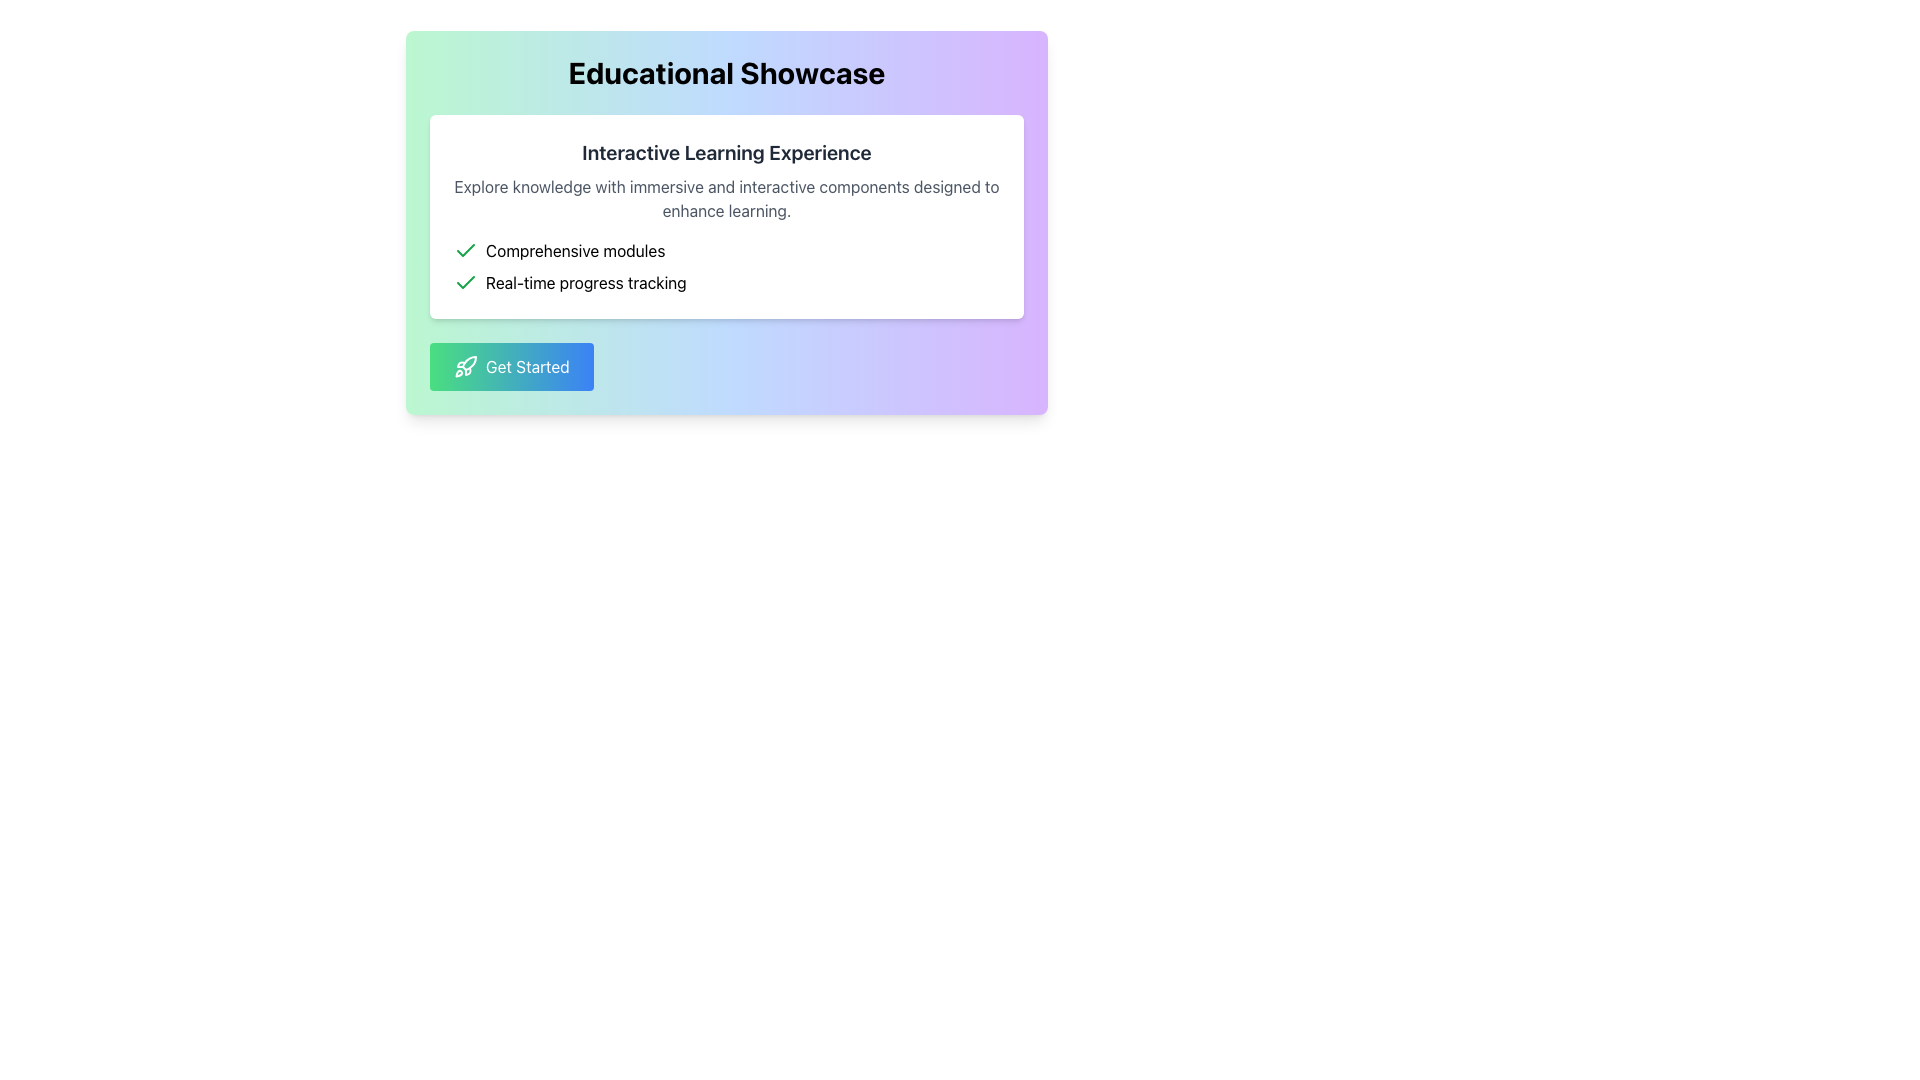 This screenshot has height=1080, width=1920. I want to click on the descriptive text that reads 'Explore knowledge with immersive and interactive components designed to enhance learning.' located below the title 'Interactive Learning Experience' and above the bullet-pointed list, so click(725, 199).